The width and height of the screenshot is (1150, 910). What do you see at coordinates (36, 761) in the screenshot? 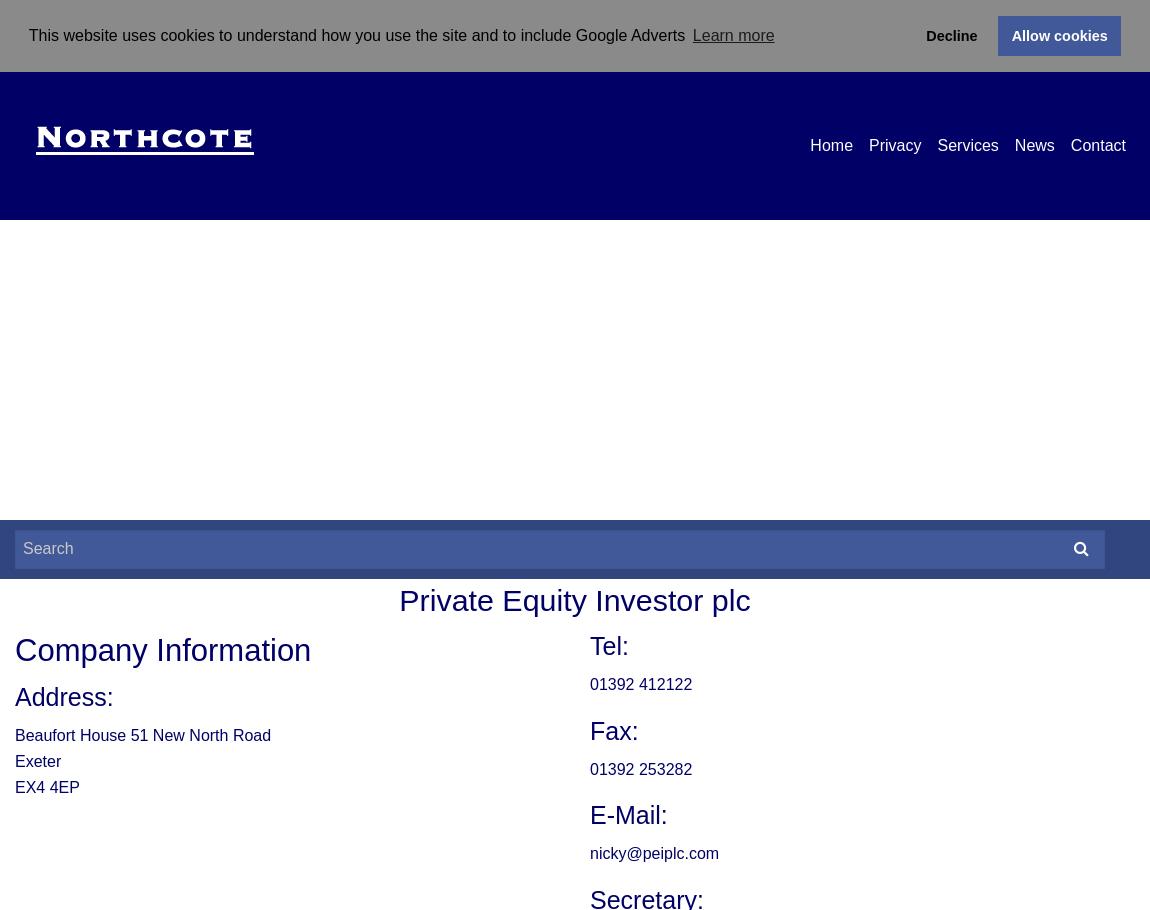
I see `'Exeter'` at bounding box center [36, 761].